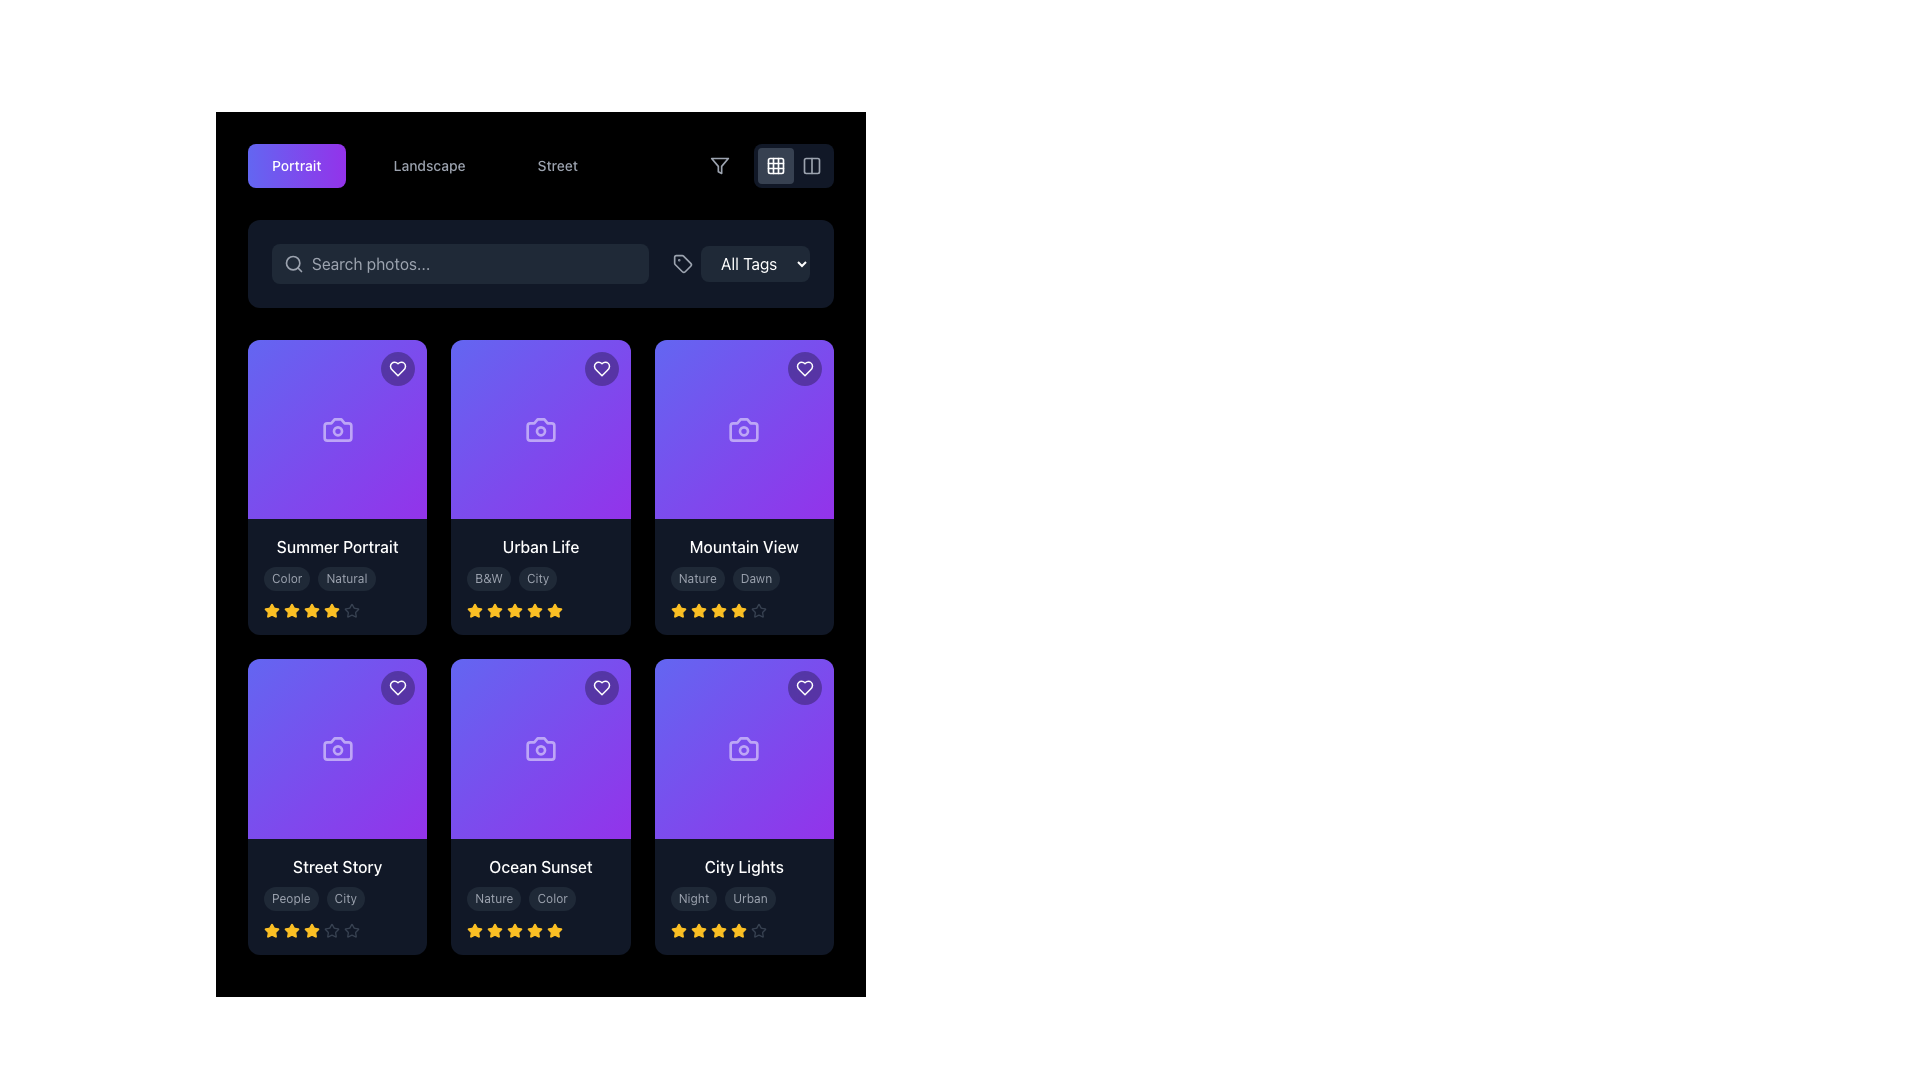 This screenshot has height=1080, width=1920. I want to click on the third star icon in the rating system of the 'Street Story' card, so click(291, 929).